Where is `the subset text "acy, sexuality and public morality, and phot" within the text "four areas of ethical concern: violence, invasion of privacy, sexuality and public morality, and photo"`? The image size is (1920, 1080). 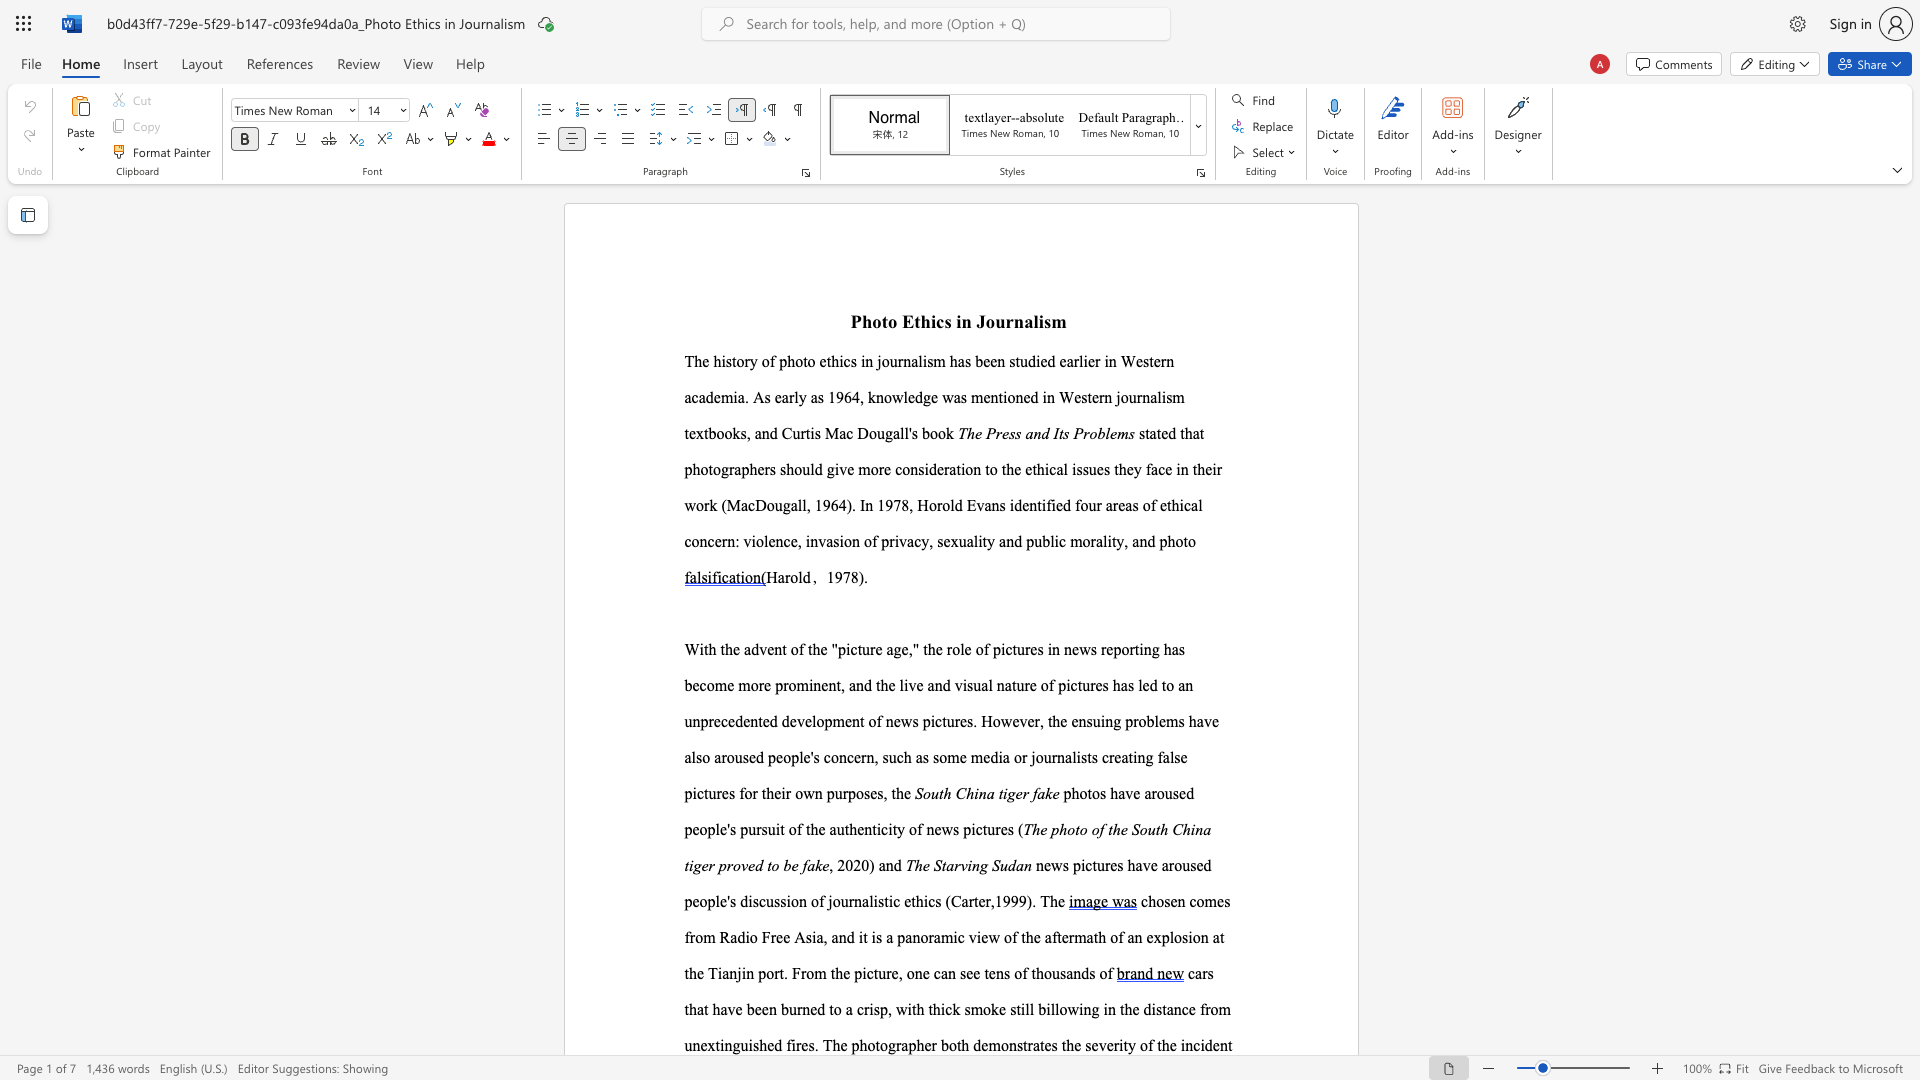
the subset text "acy, sexuality and public morality, and phot" within the text "four areas of ethical concern: violence, invasion of privacy, sexuality and public morality, and photo" is located at coordinates (906, 541).